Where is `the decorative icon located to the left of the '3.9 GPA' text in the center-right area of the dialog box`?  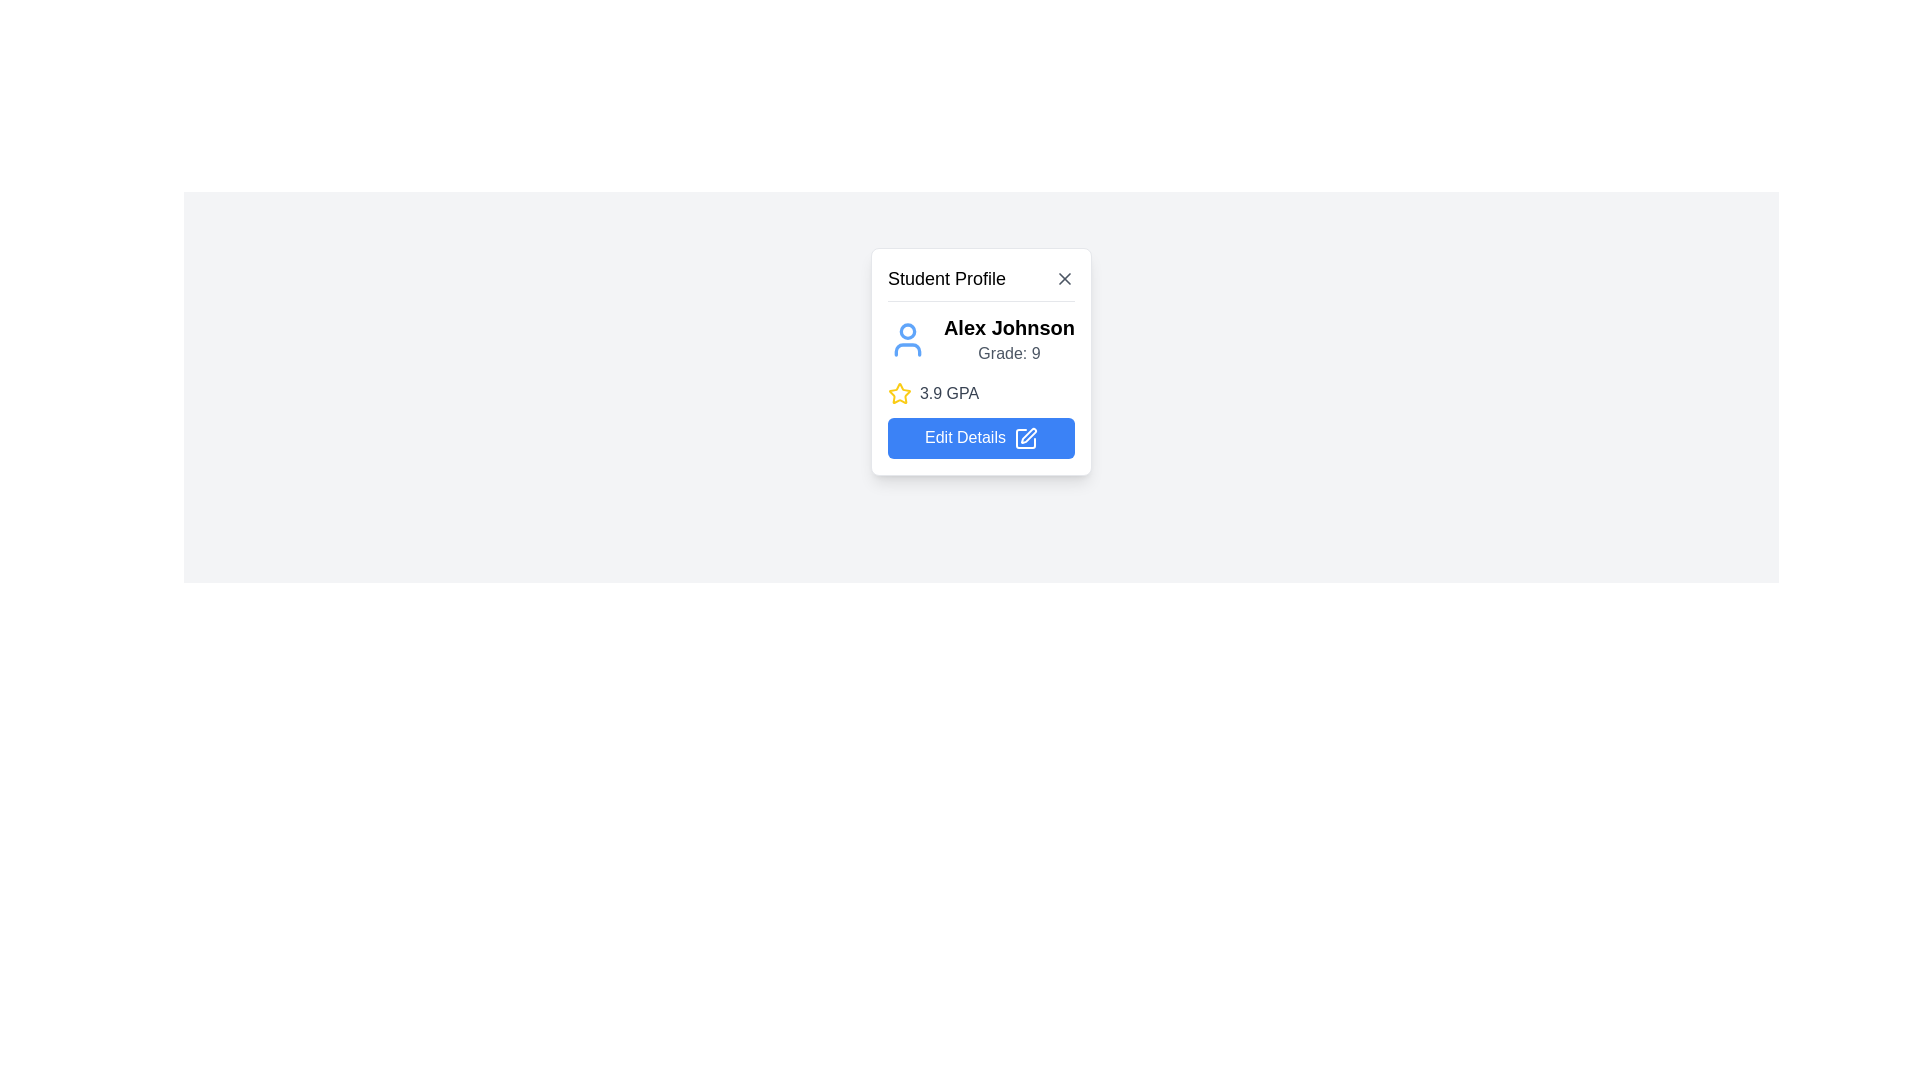 the decorative icon located to the left of the '3.9 GPA' text in the center-right area of the dialog box is located at coordinates (898, 393).